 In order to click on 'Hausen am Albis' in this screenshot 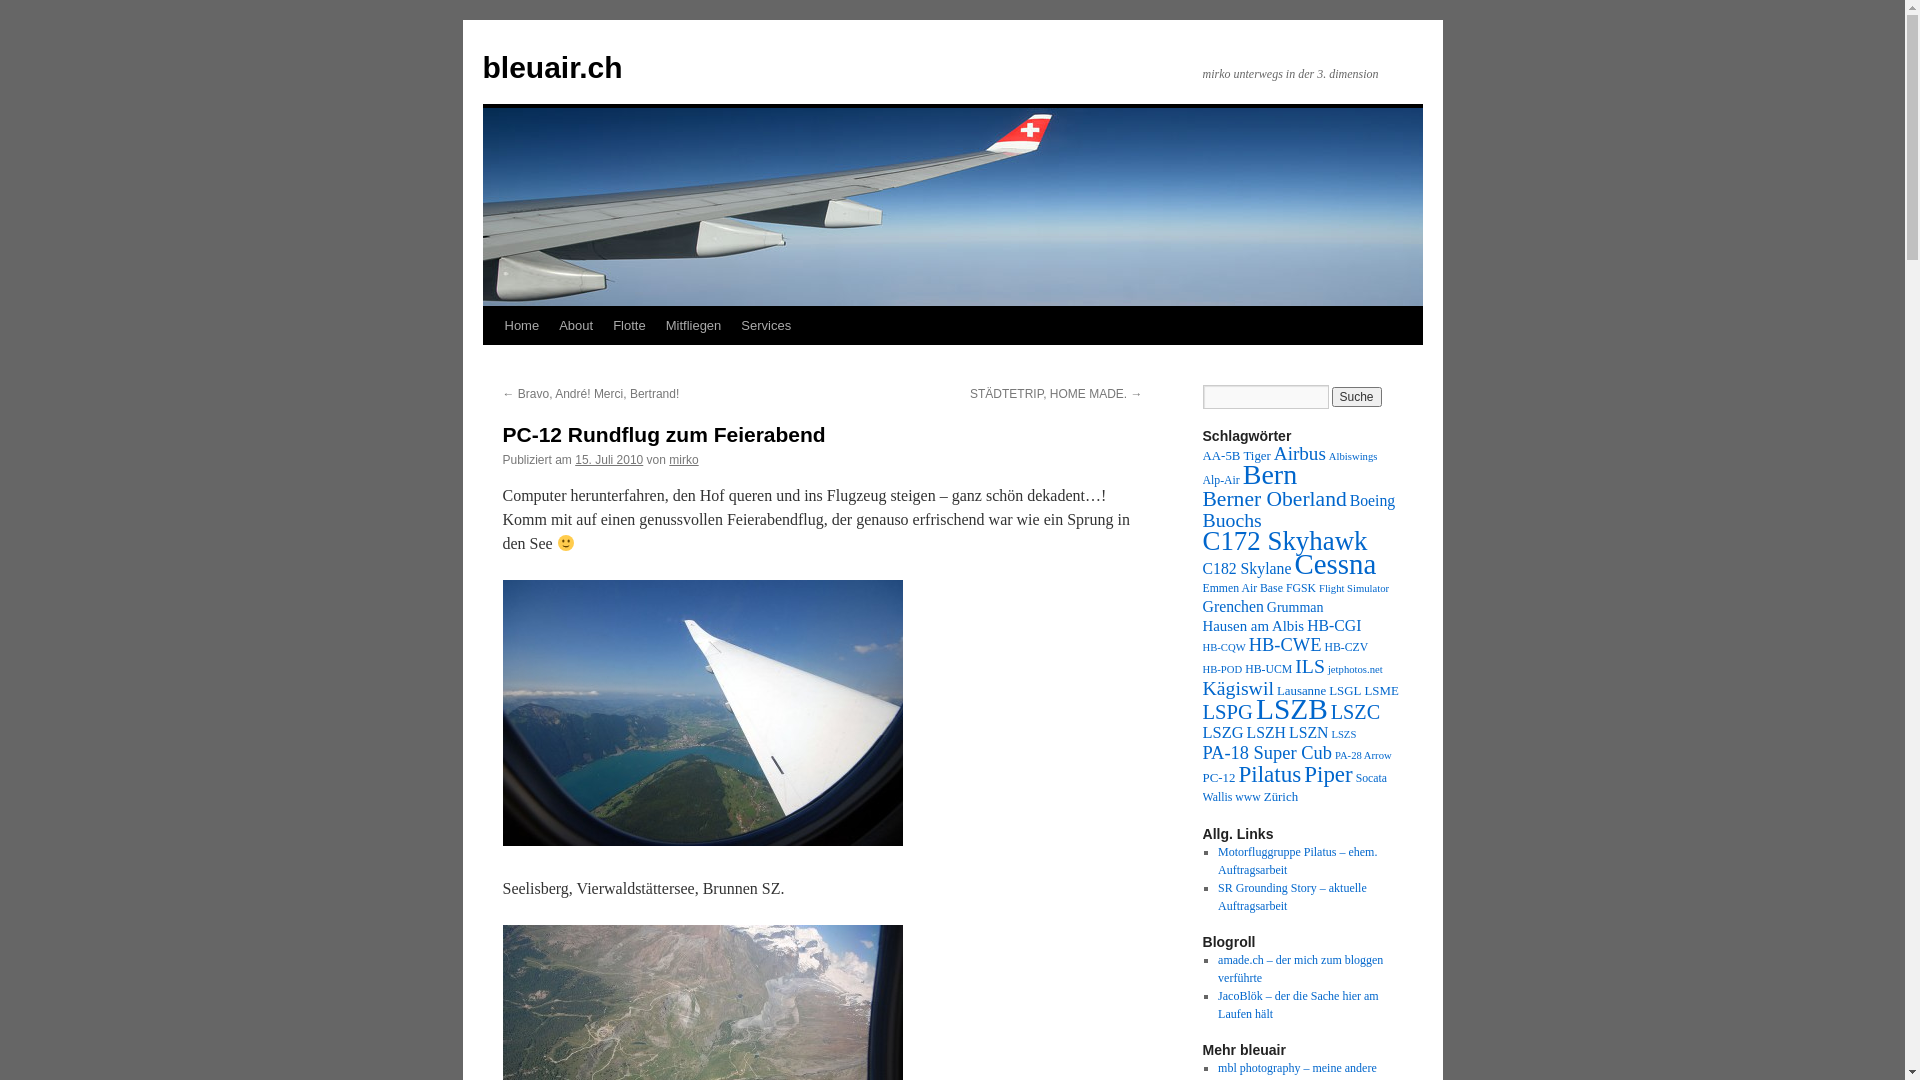, I will do `click(1200, 624)`.